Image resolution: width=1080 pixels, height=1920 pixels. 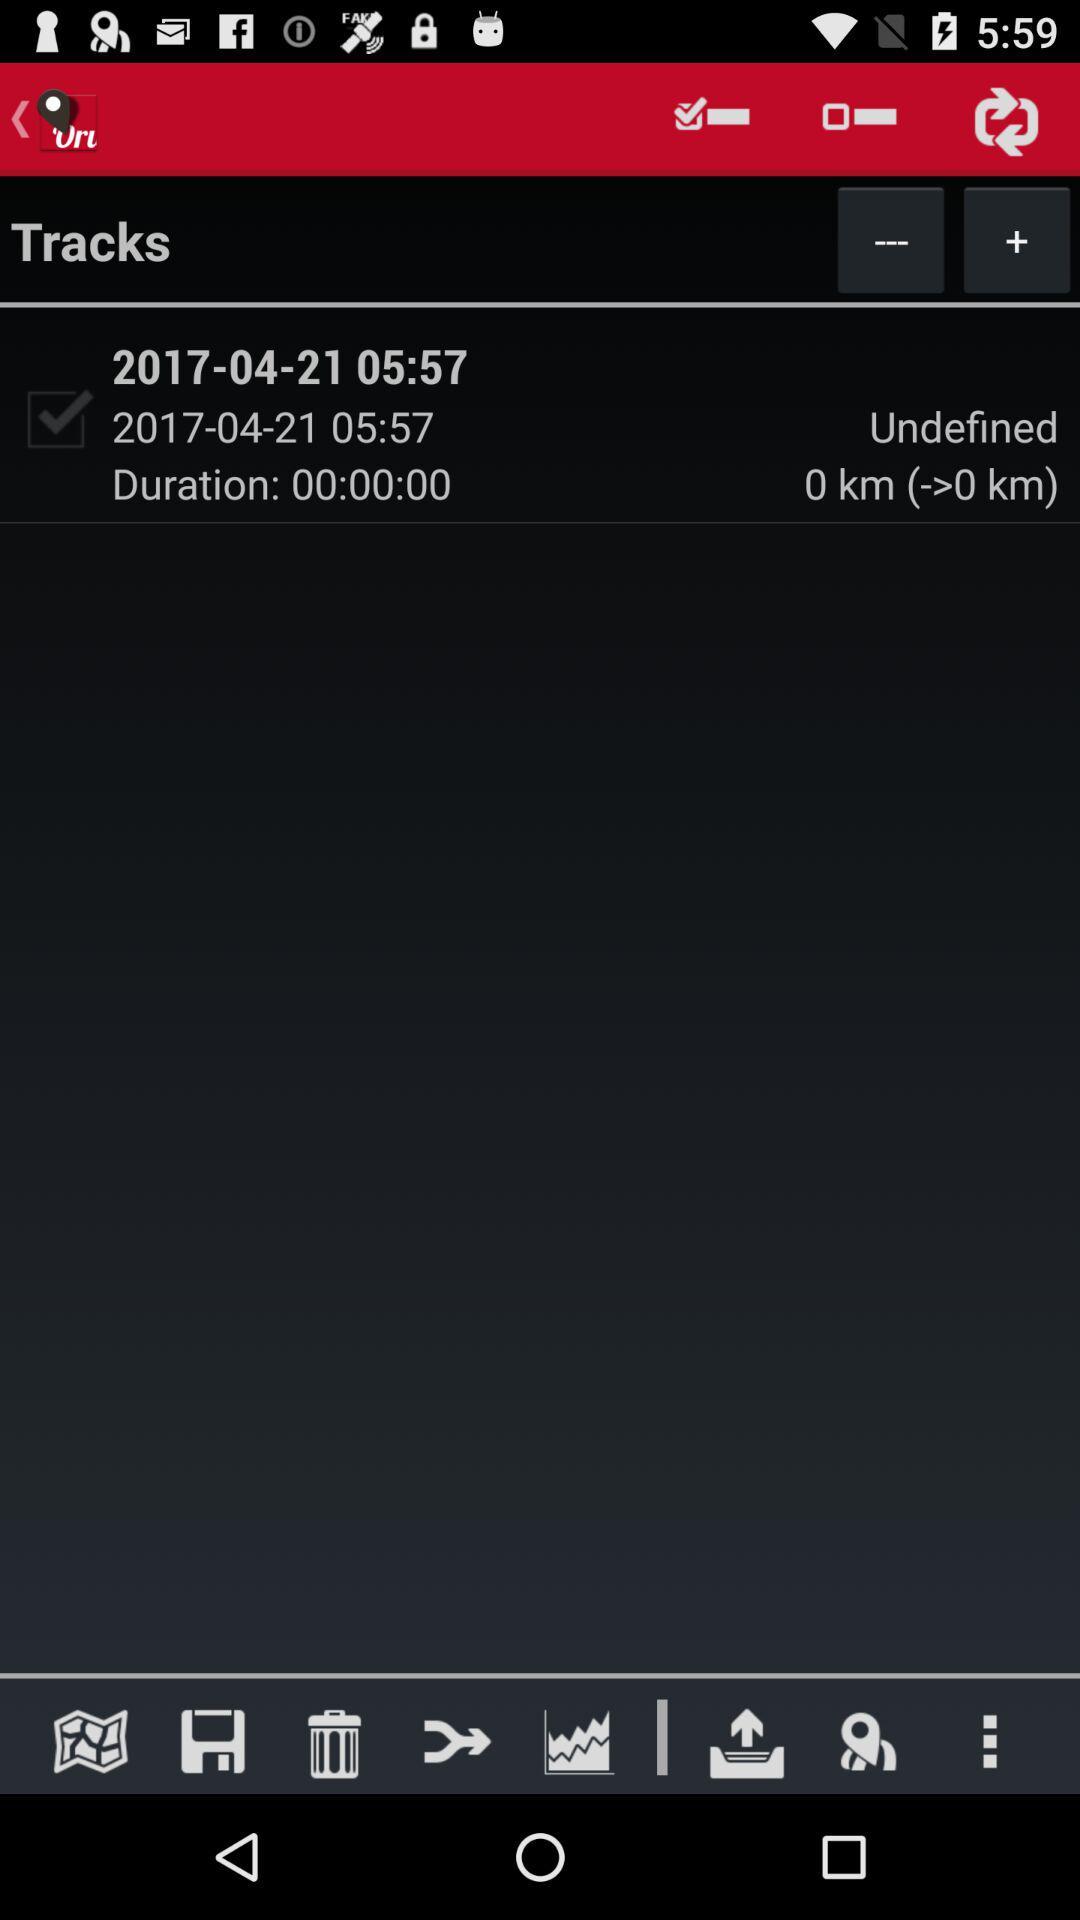 I want to click on icon above the tracks app, so click(x=711, y=118).